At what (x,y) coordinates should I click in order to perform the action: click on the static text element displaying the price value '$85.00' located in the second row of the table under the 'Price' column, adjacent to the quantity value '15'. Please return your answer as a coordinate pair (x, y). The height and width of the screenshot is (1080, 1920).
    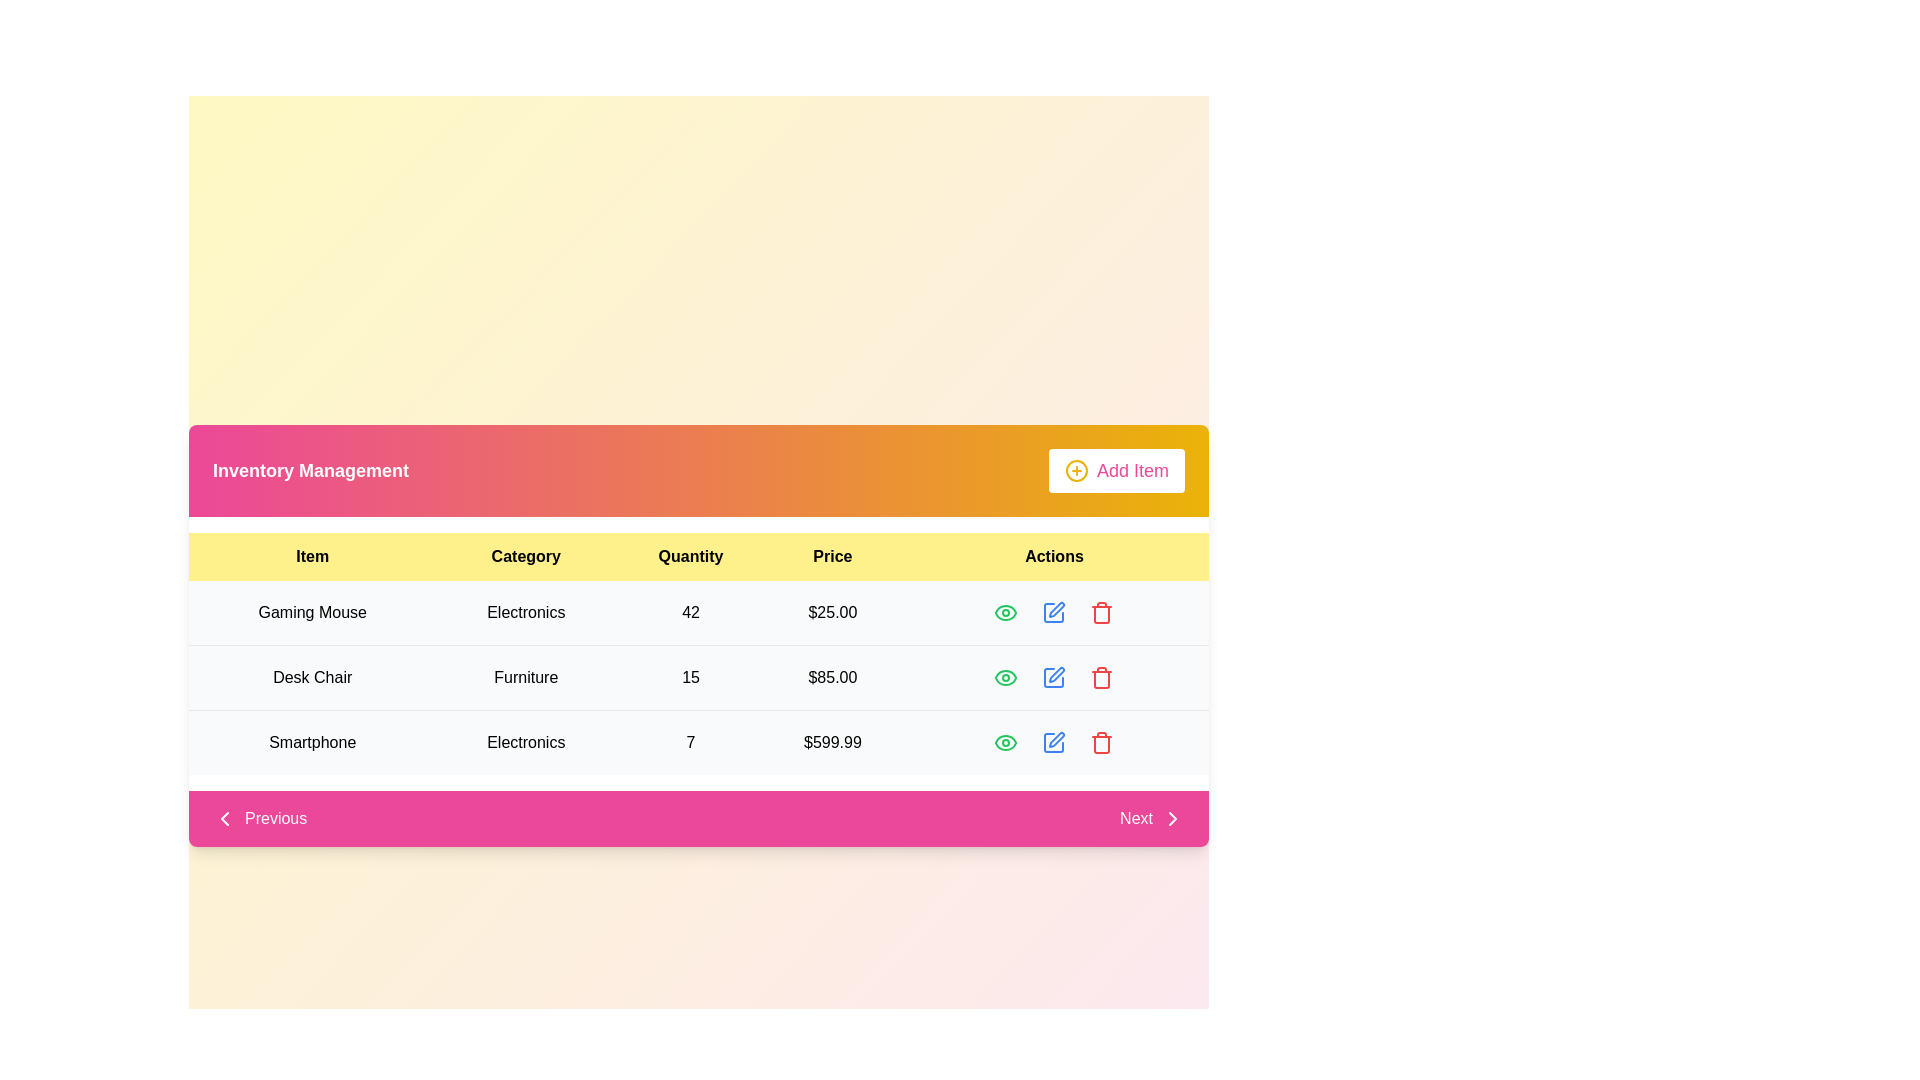
    Looking at the image, I should click on (832, 677).